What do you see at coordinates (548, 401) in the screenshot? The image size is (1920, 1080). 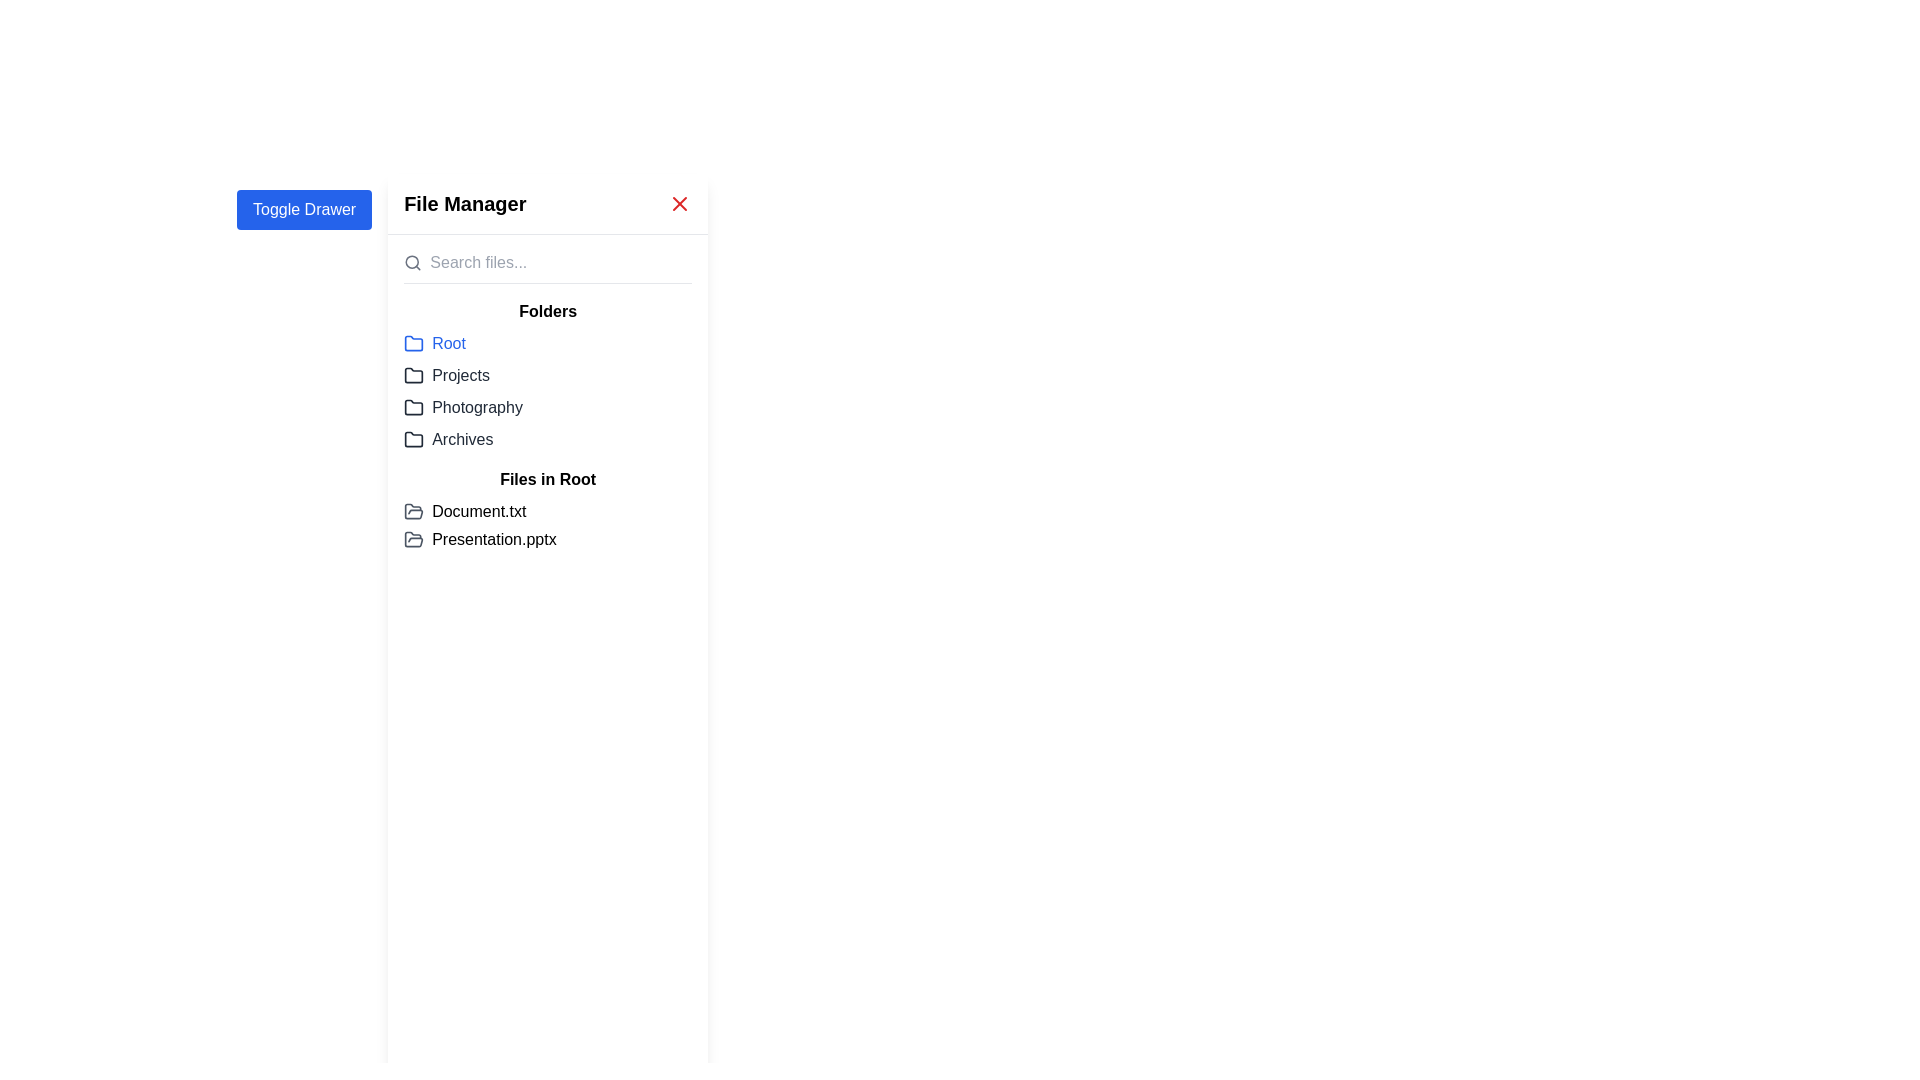 I see `the 'Photography' folder name in the hierarchical directory tree of the file manager interface` at bounding box center [548, 401].